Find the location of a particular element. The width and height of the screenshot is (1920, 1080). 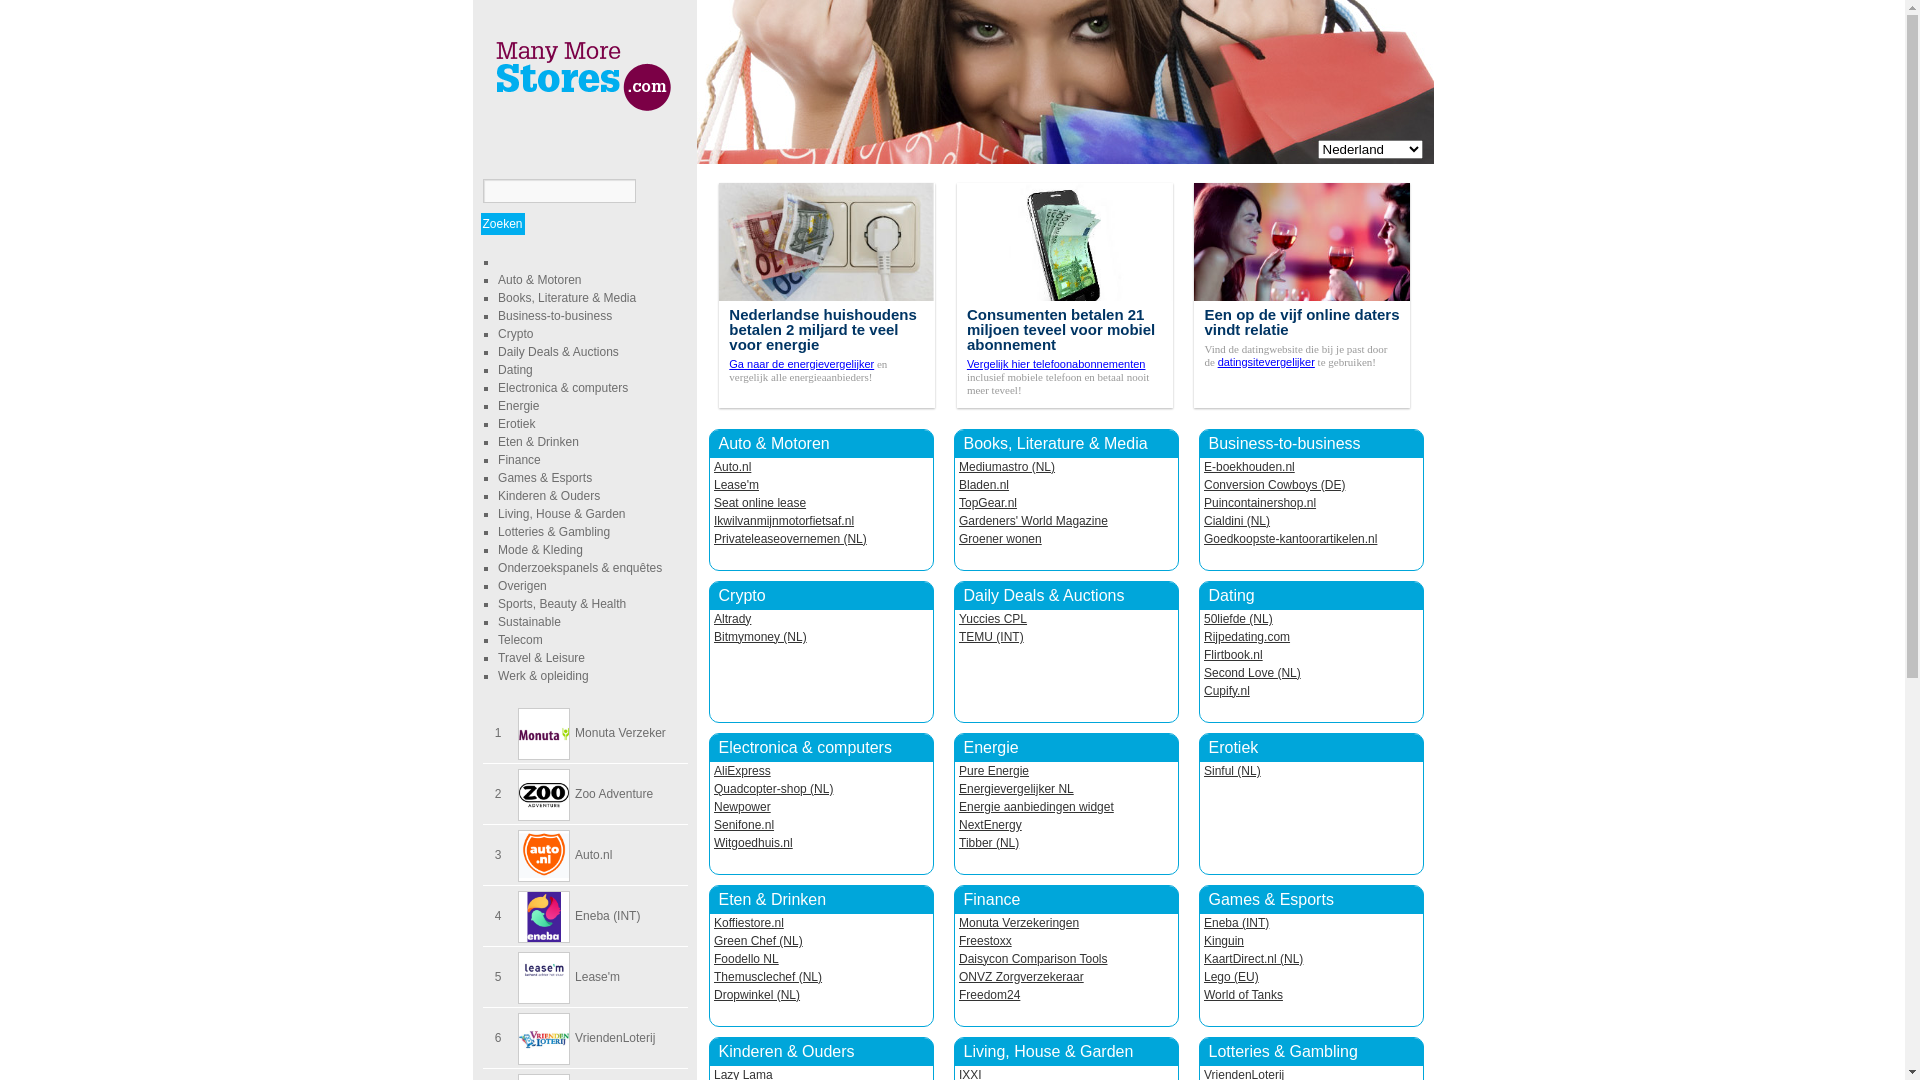

'Seat online lease' is located at coordinates (758, 501).